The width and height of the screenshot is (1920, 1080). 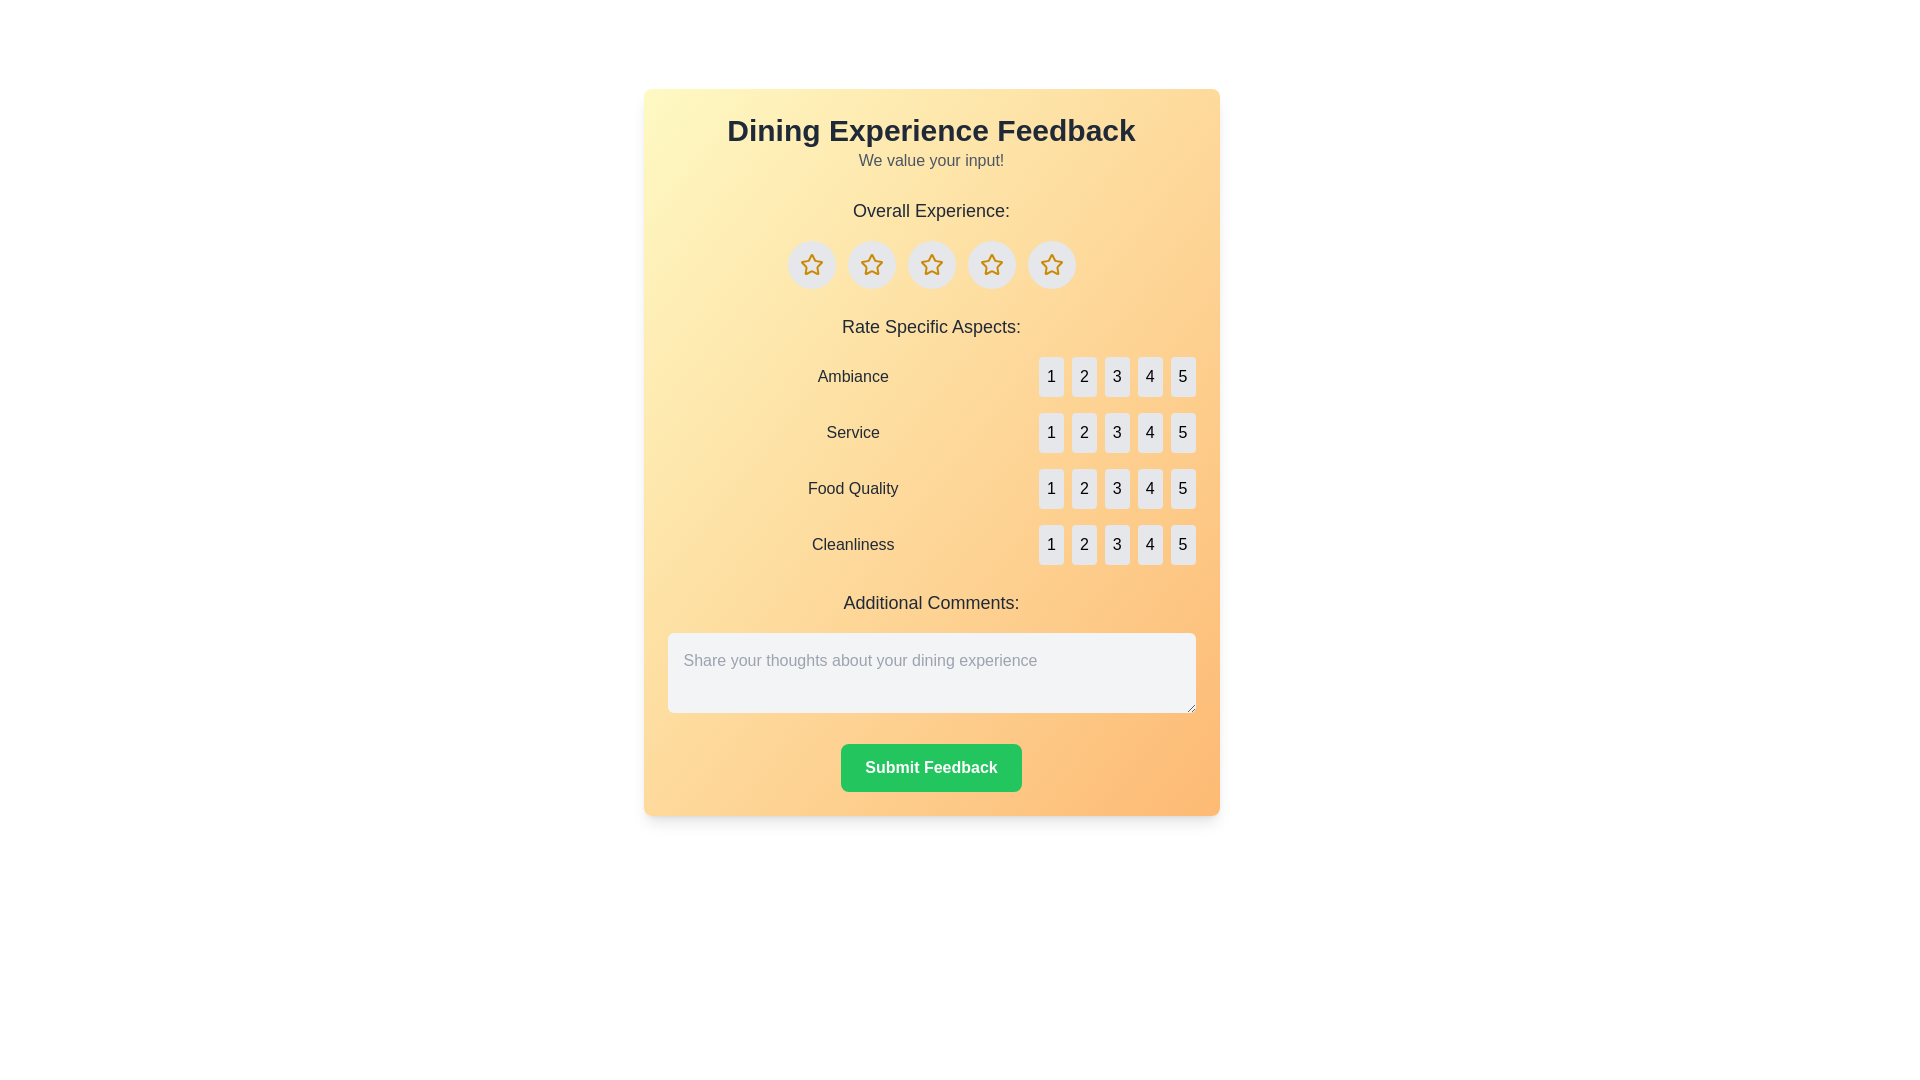 I want to click on on the third star icon in the star rating row, which is visually distinct due, so click(x=930, y=263).